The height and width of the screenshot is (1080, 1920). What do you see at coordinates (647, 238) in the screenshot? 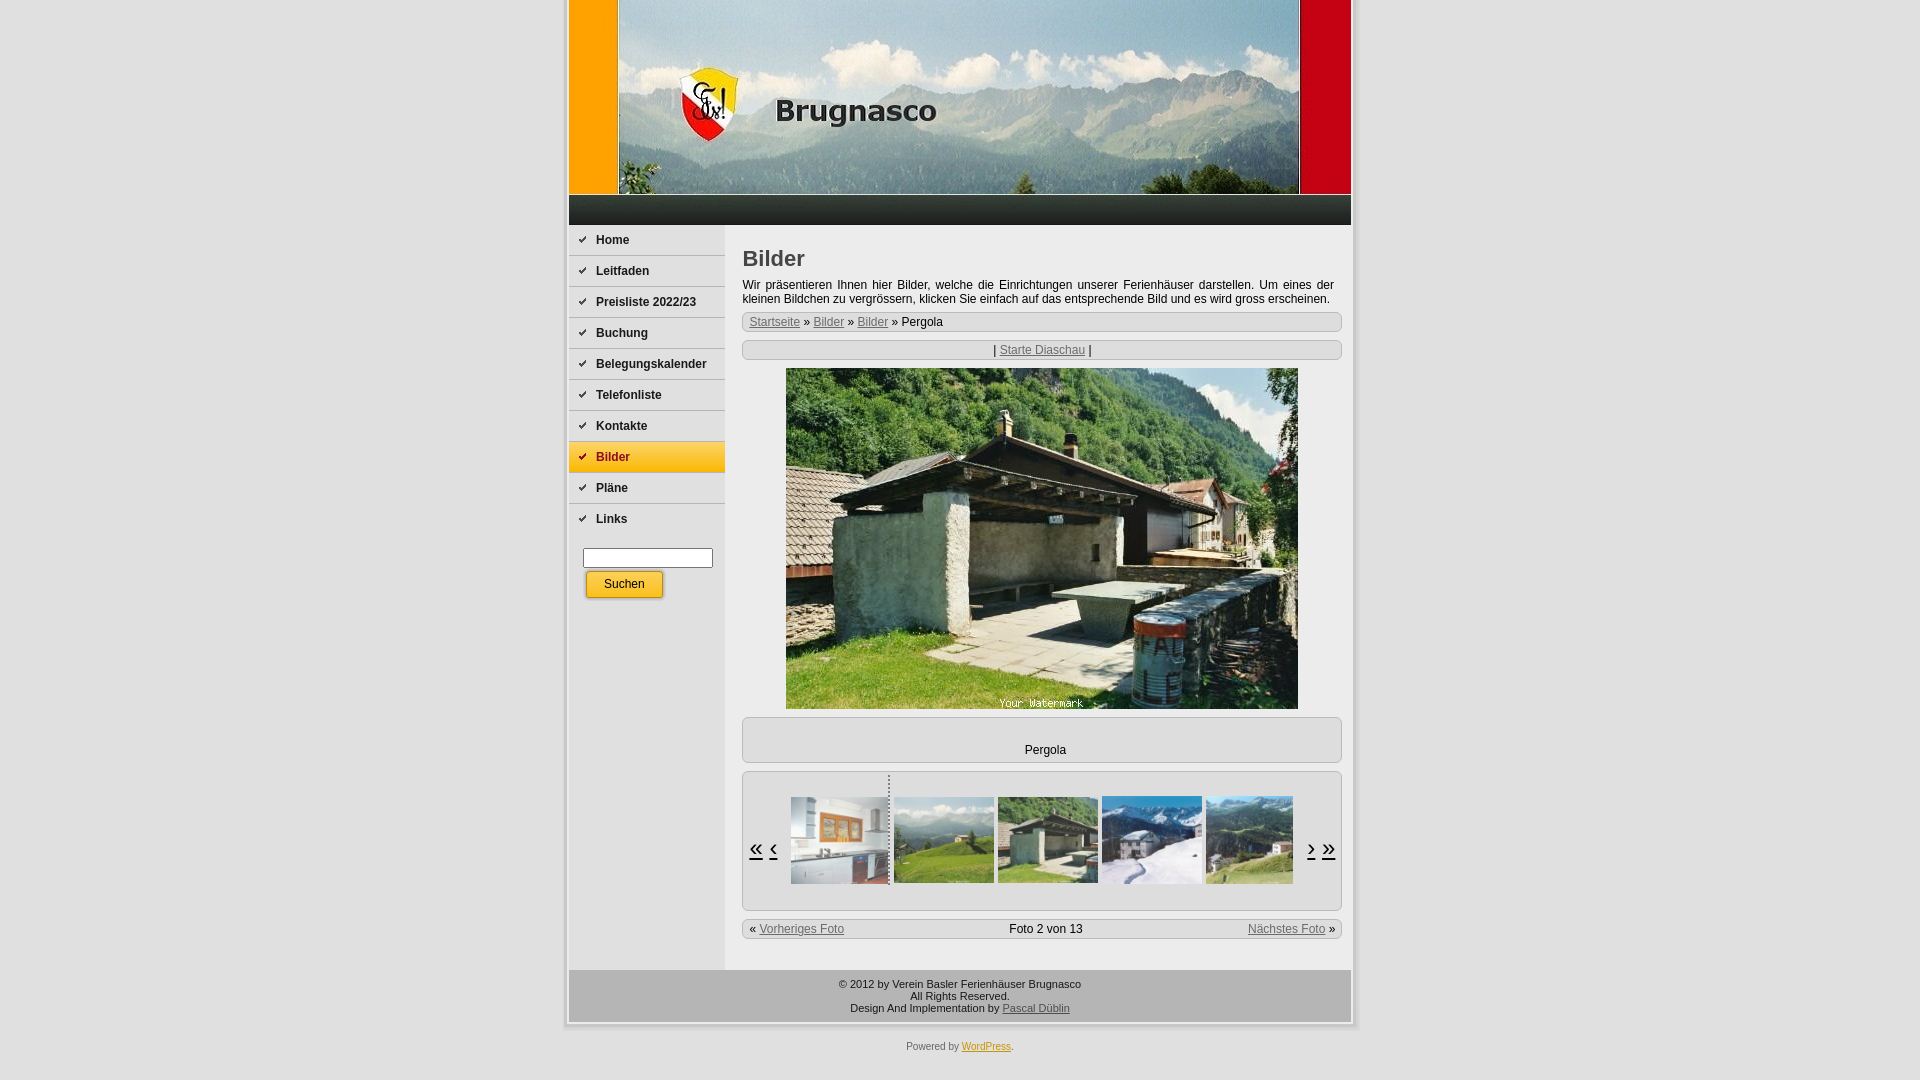
I see `'Home'` at bounding box center [647, 238].